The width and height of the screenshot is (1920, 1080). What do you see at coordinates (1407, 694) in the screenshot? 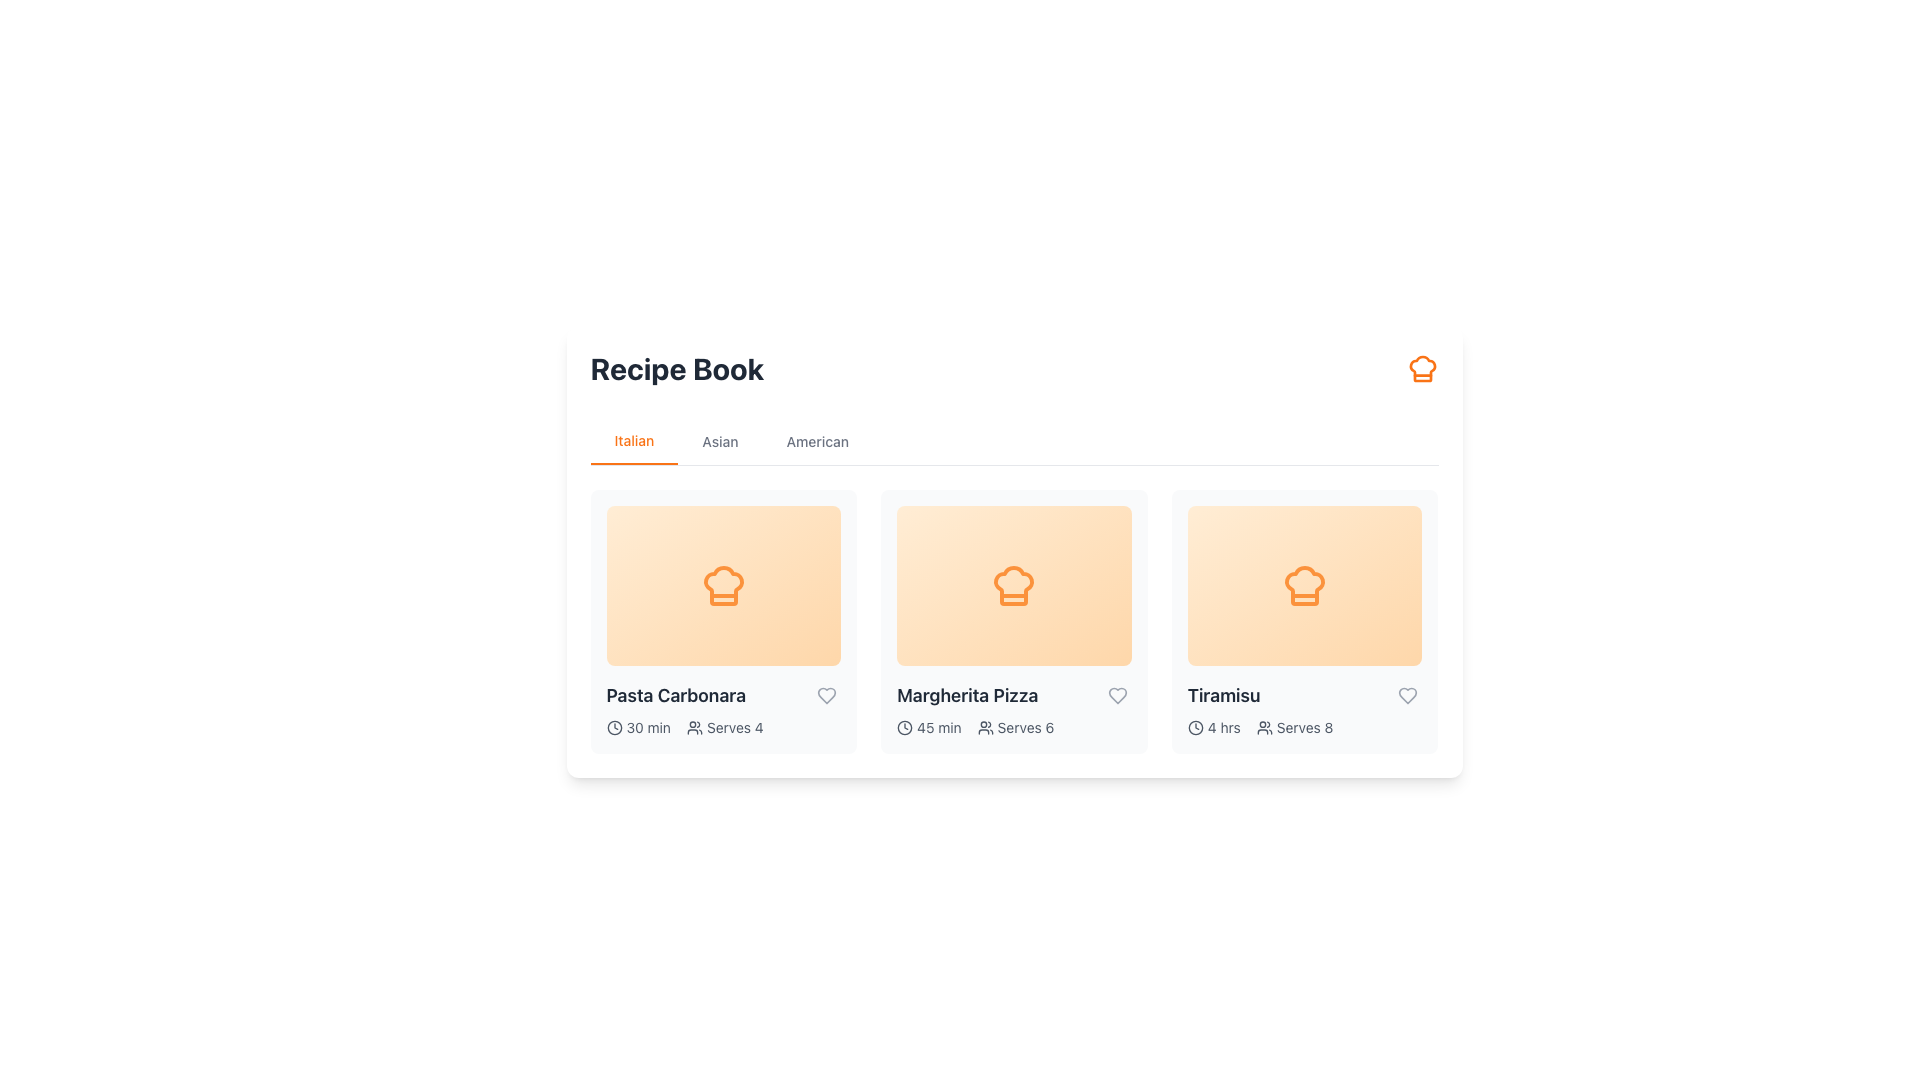
I see `the favorite button located in the bottom-right corner of the 'Tiramisu' recipe card` at bounding box center [1407, 694].